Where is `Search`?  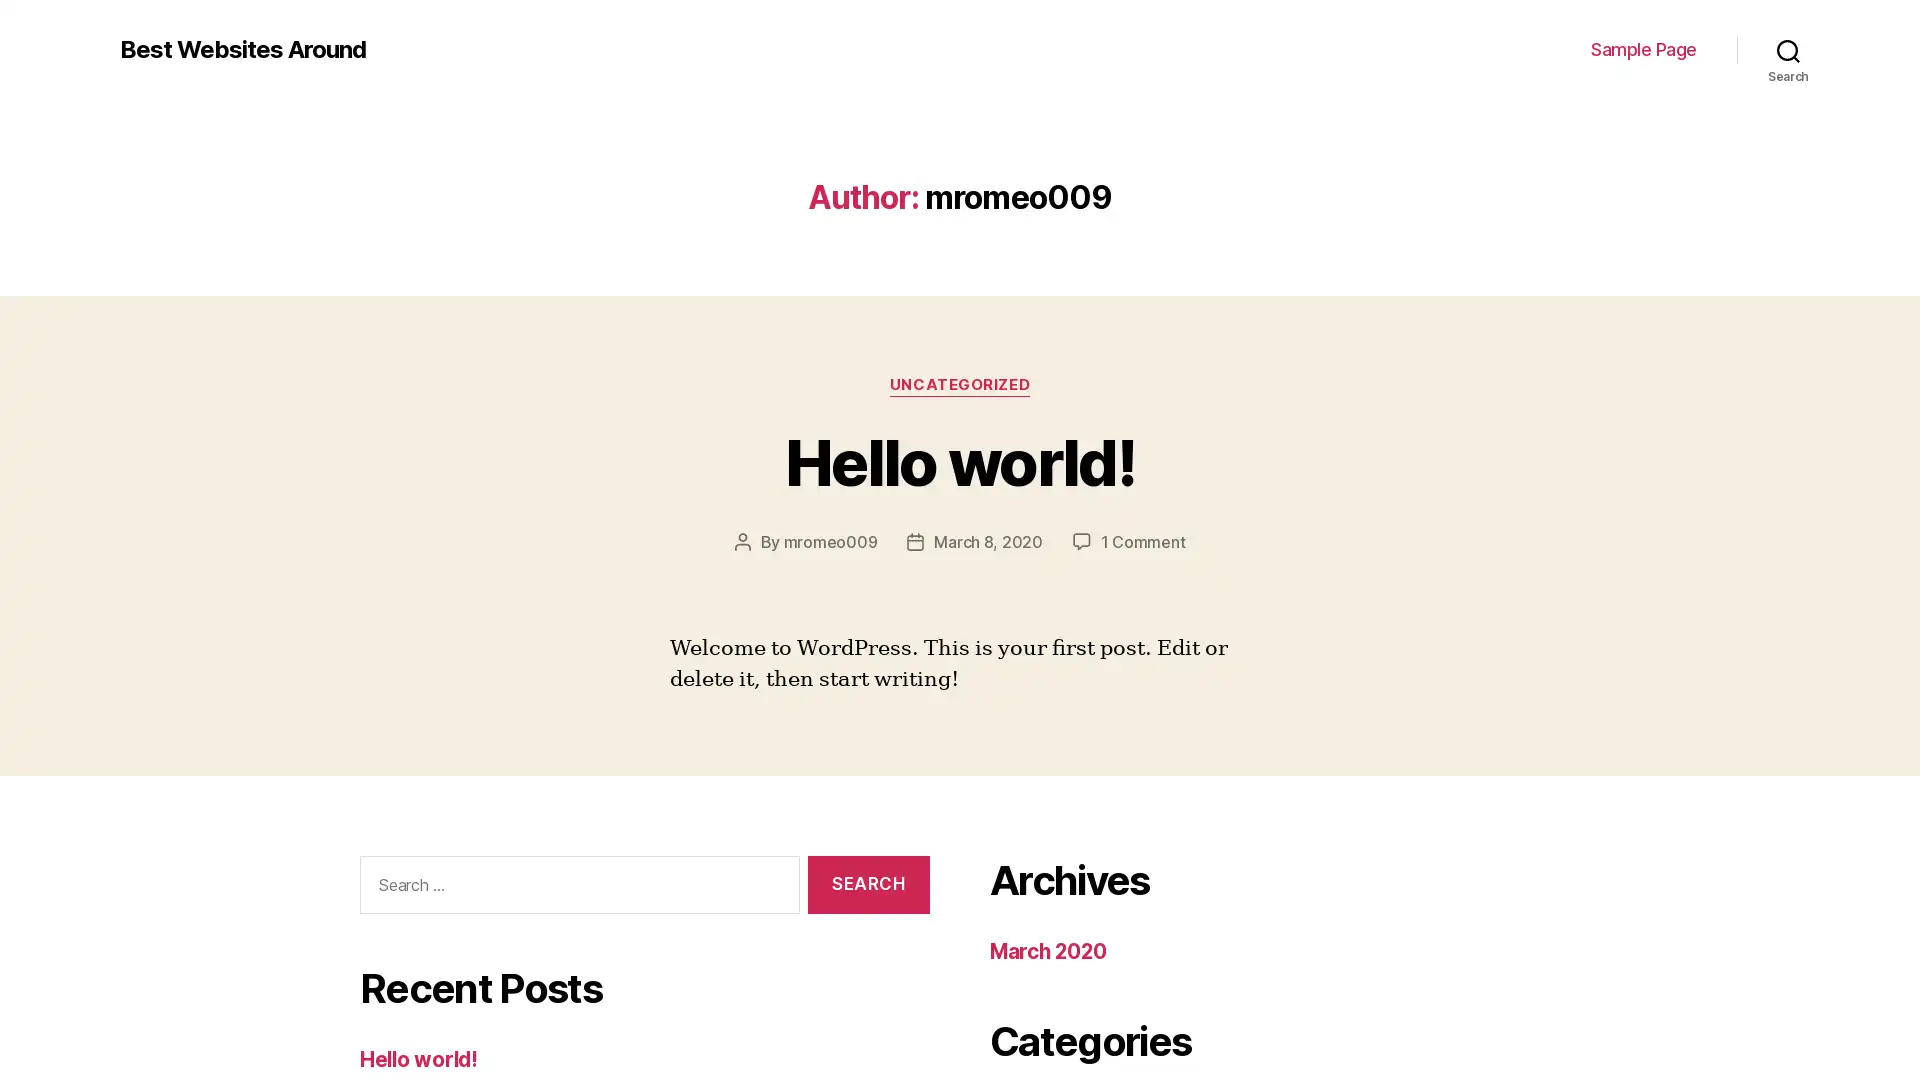
Search is located at coordinates (868, 883).